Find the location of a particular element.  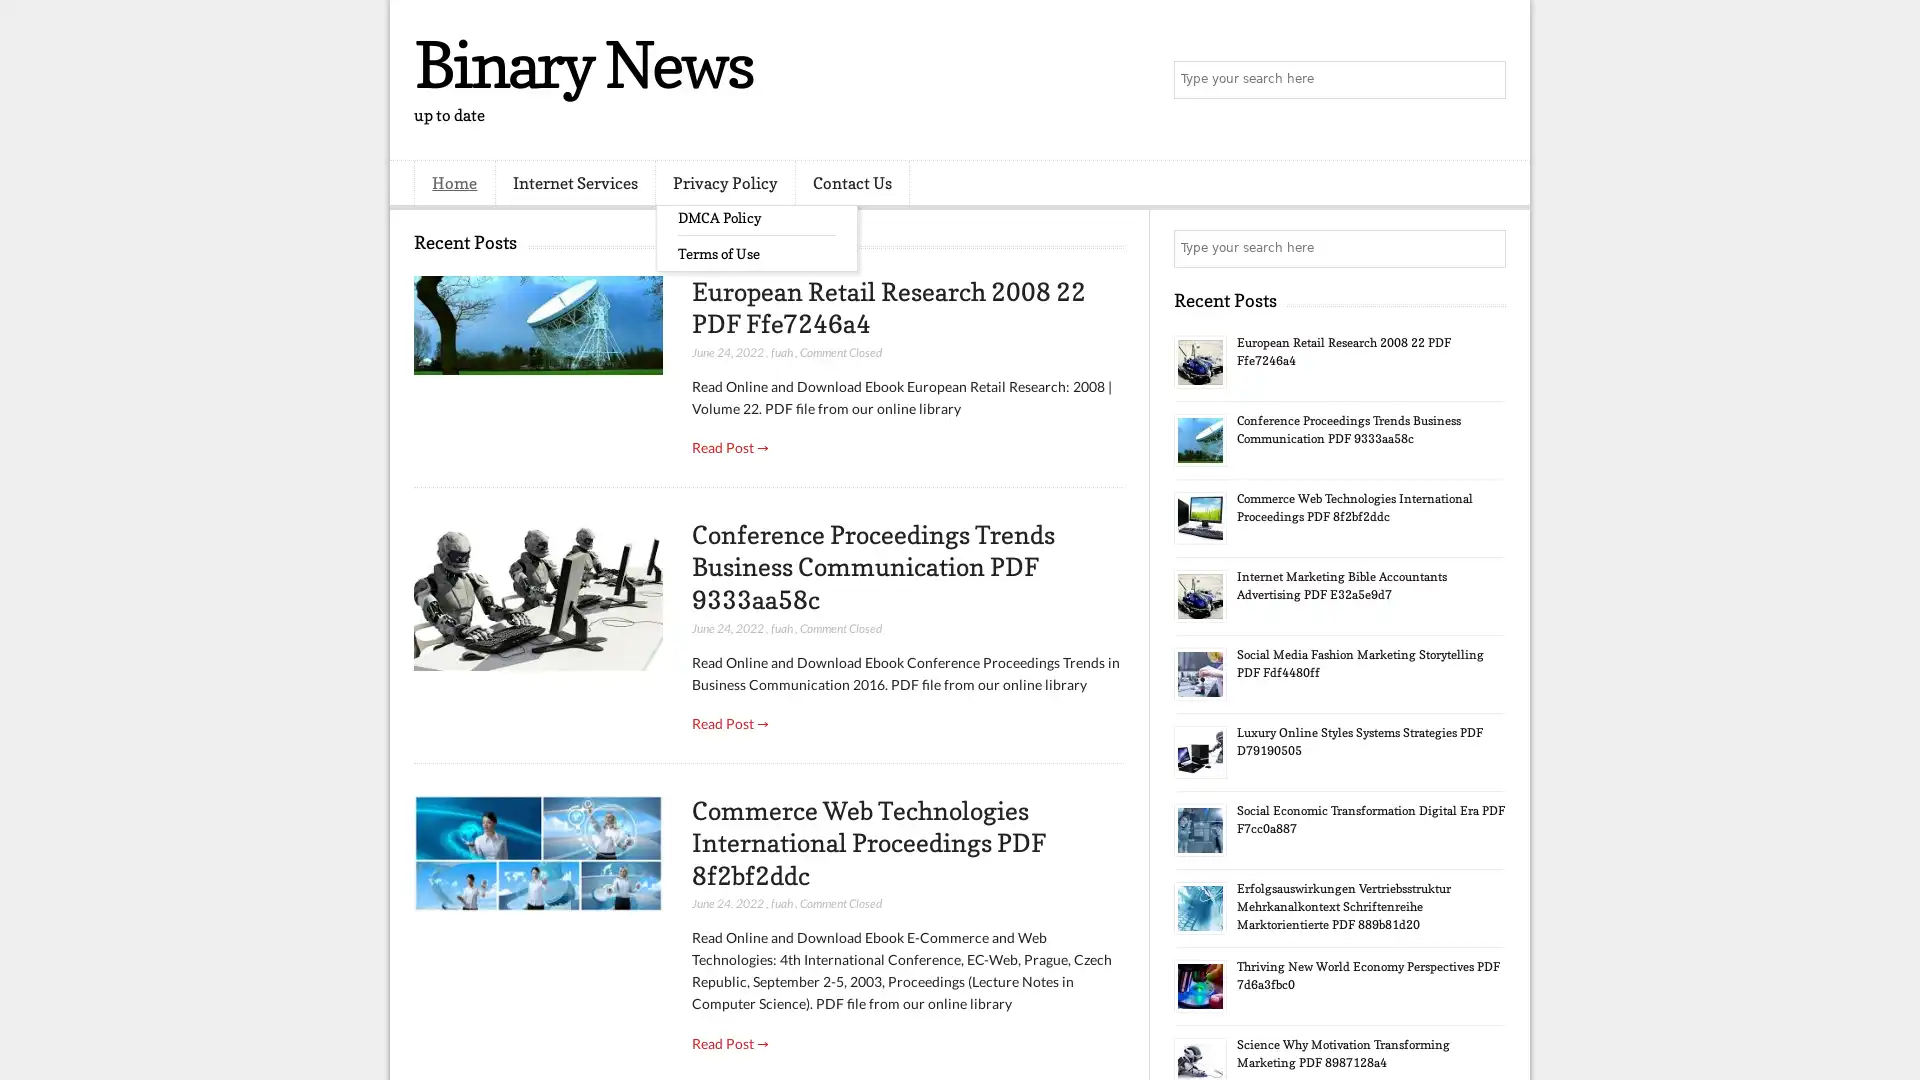

Search is located at coordinates (1485, 248).